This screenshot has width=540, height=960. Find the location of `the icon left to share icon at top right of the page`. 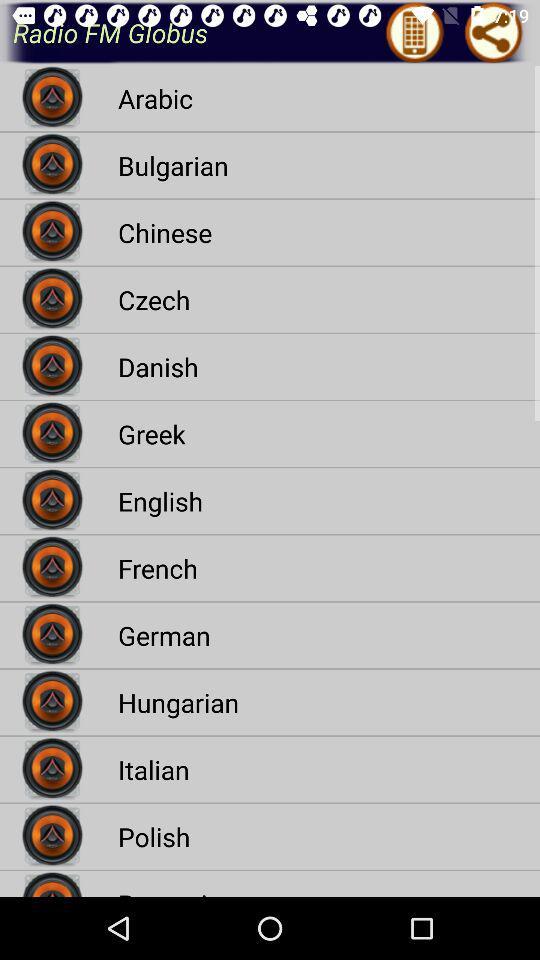

the icon left to share icon at top right of the page is located at coordinates (414, 64).